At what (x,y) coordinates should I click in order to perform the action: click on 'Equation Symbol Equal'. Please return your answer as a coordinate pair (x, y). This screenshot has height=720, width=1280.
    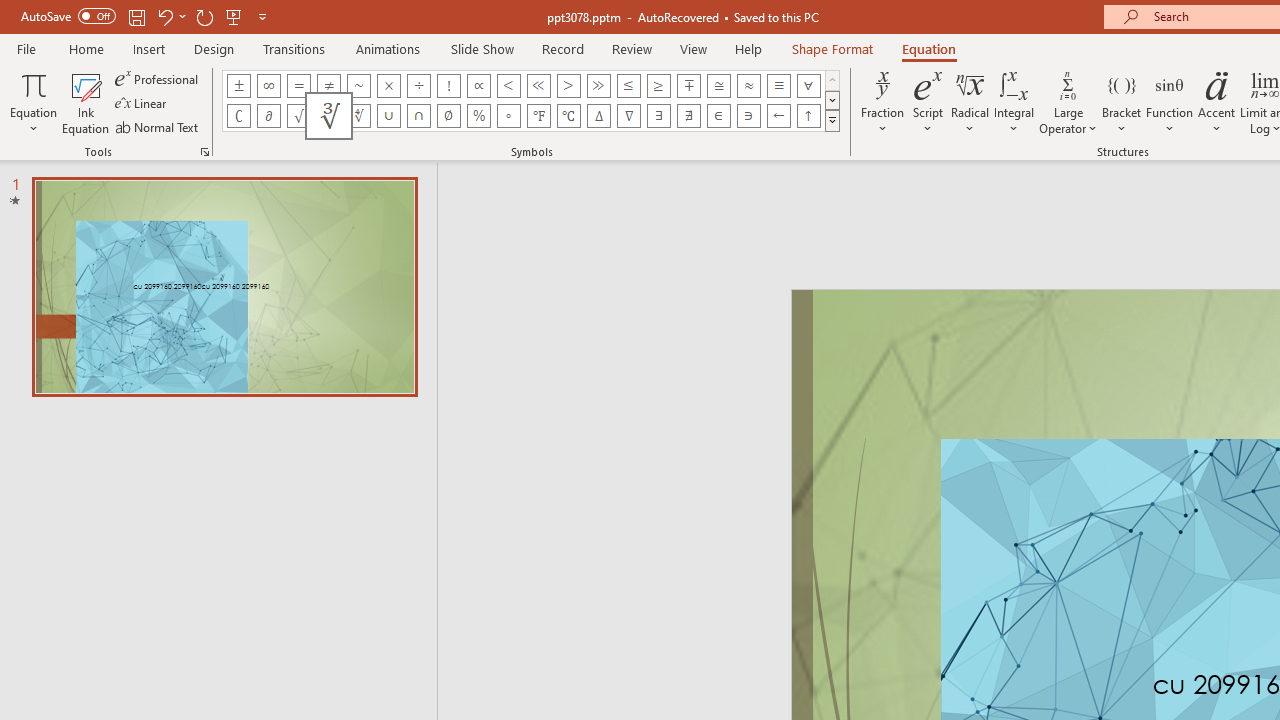
    Looking at the image, I should click on (297, 85).